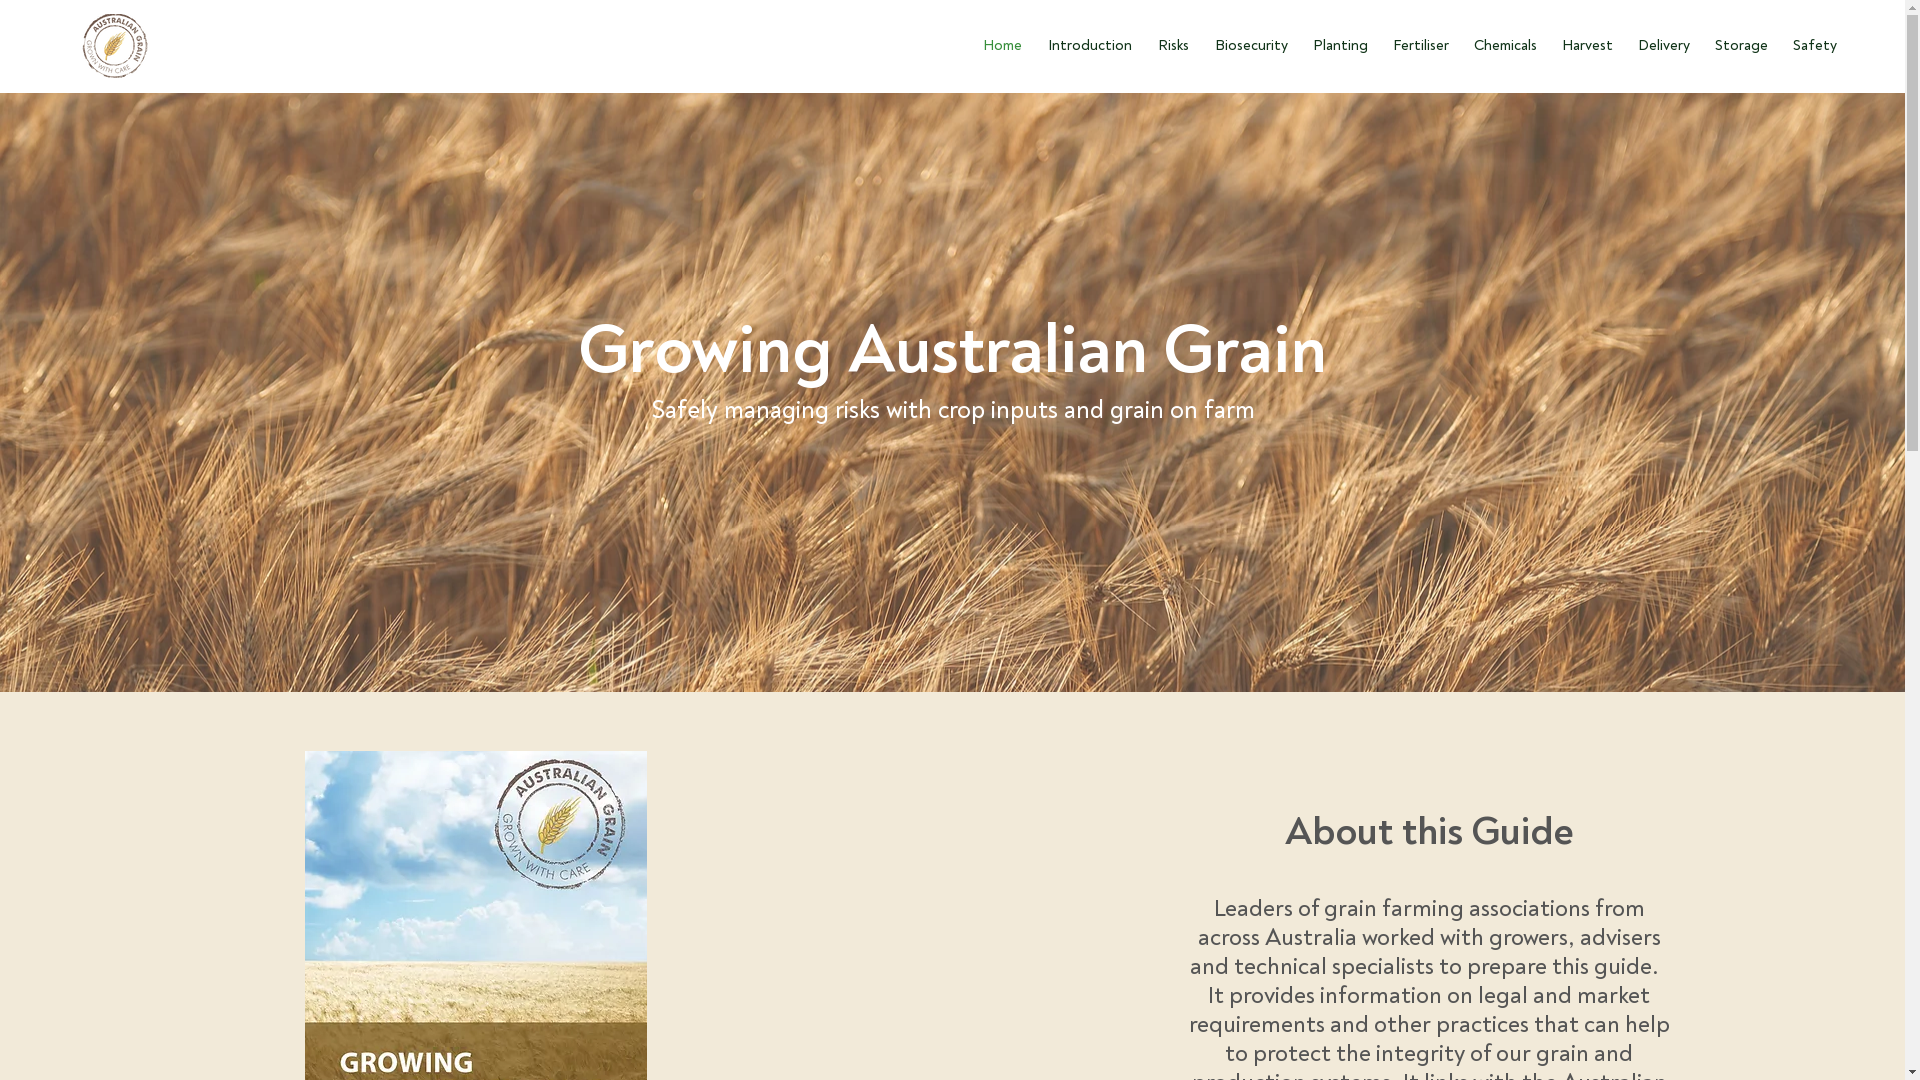 Image resolution: width=1920 pixels, height=1080 pixels. What do you see at coordinates (1417, 45) in the screenshot?
I see `'Fertiliser'` at bounding box center [1417, 45].